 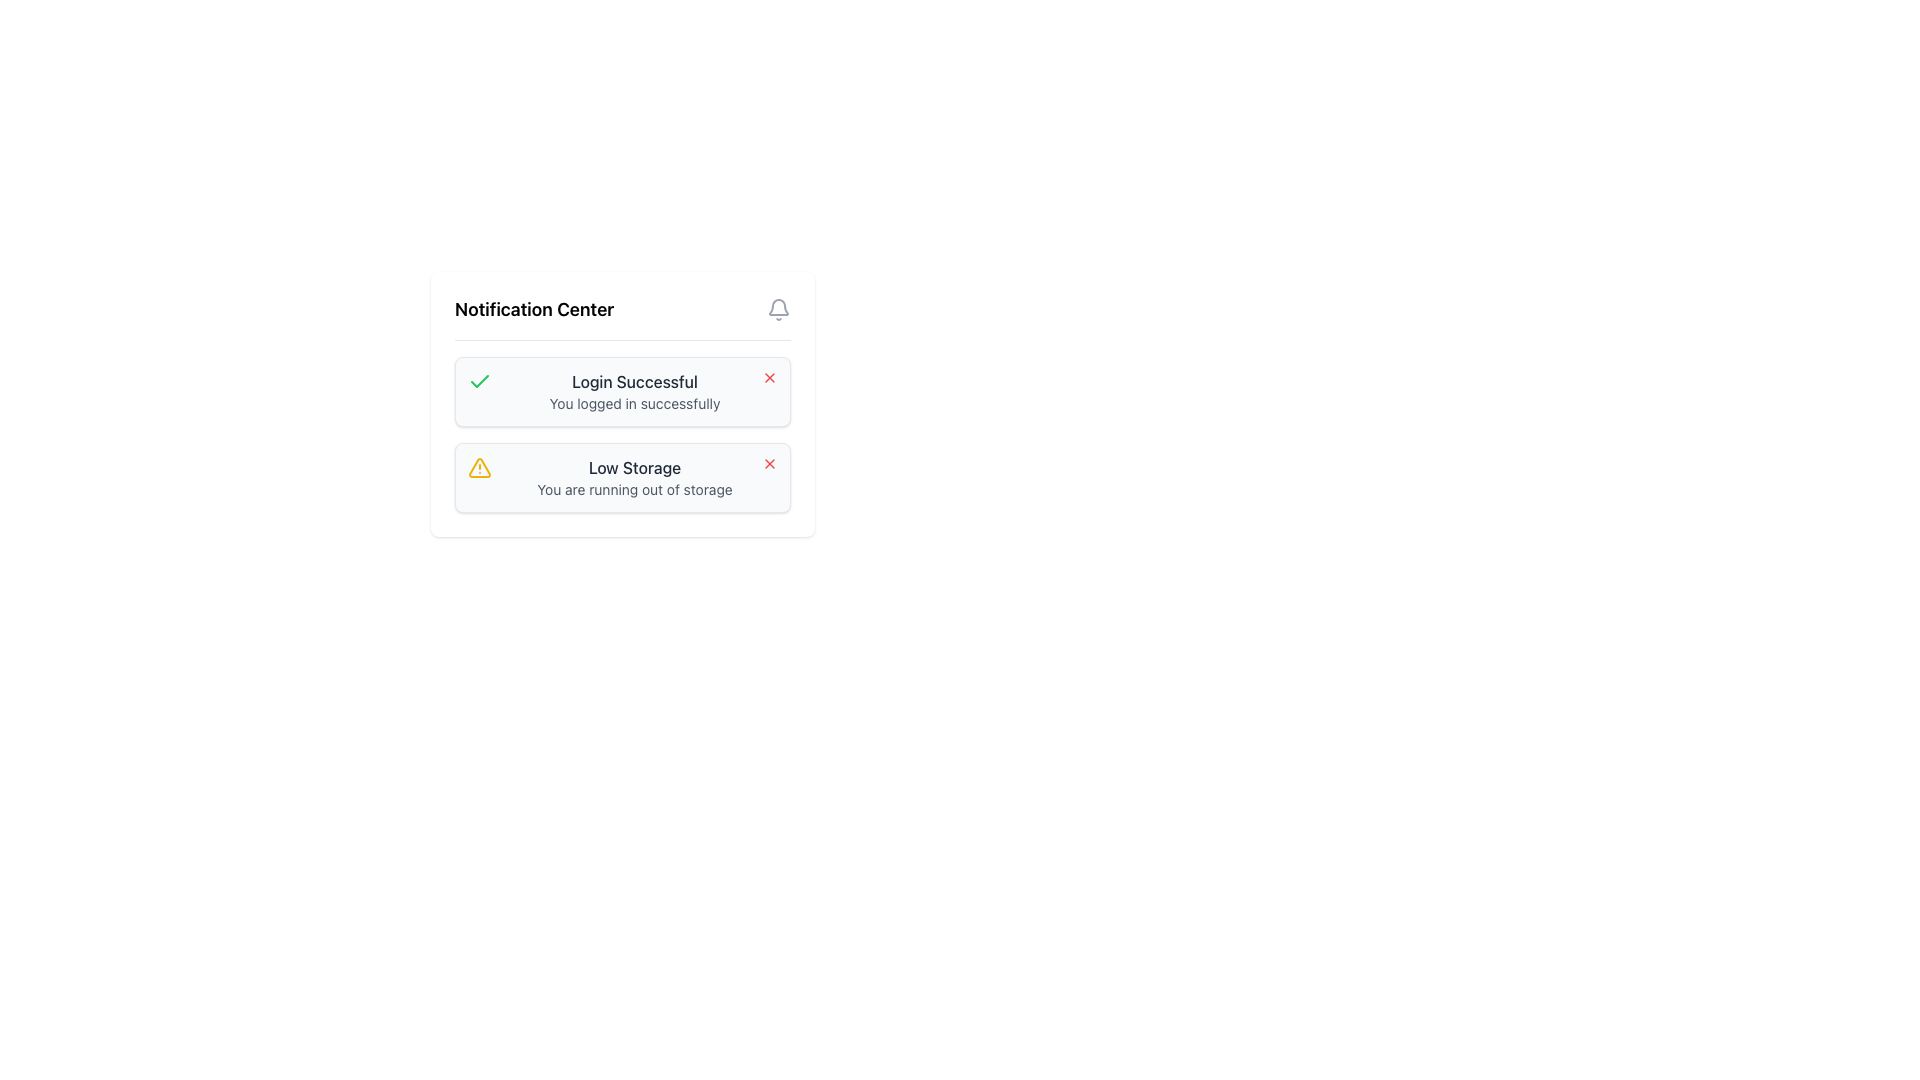 I want to click on the checkmark icon indicating confirmation or success within the 'Login Successful' notification in the notification center, so click(x=480, y=381).